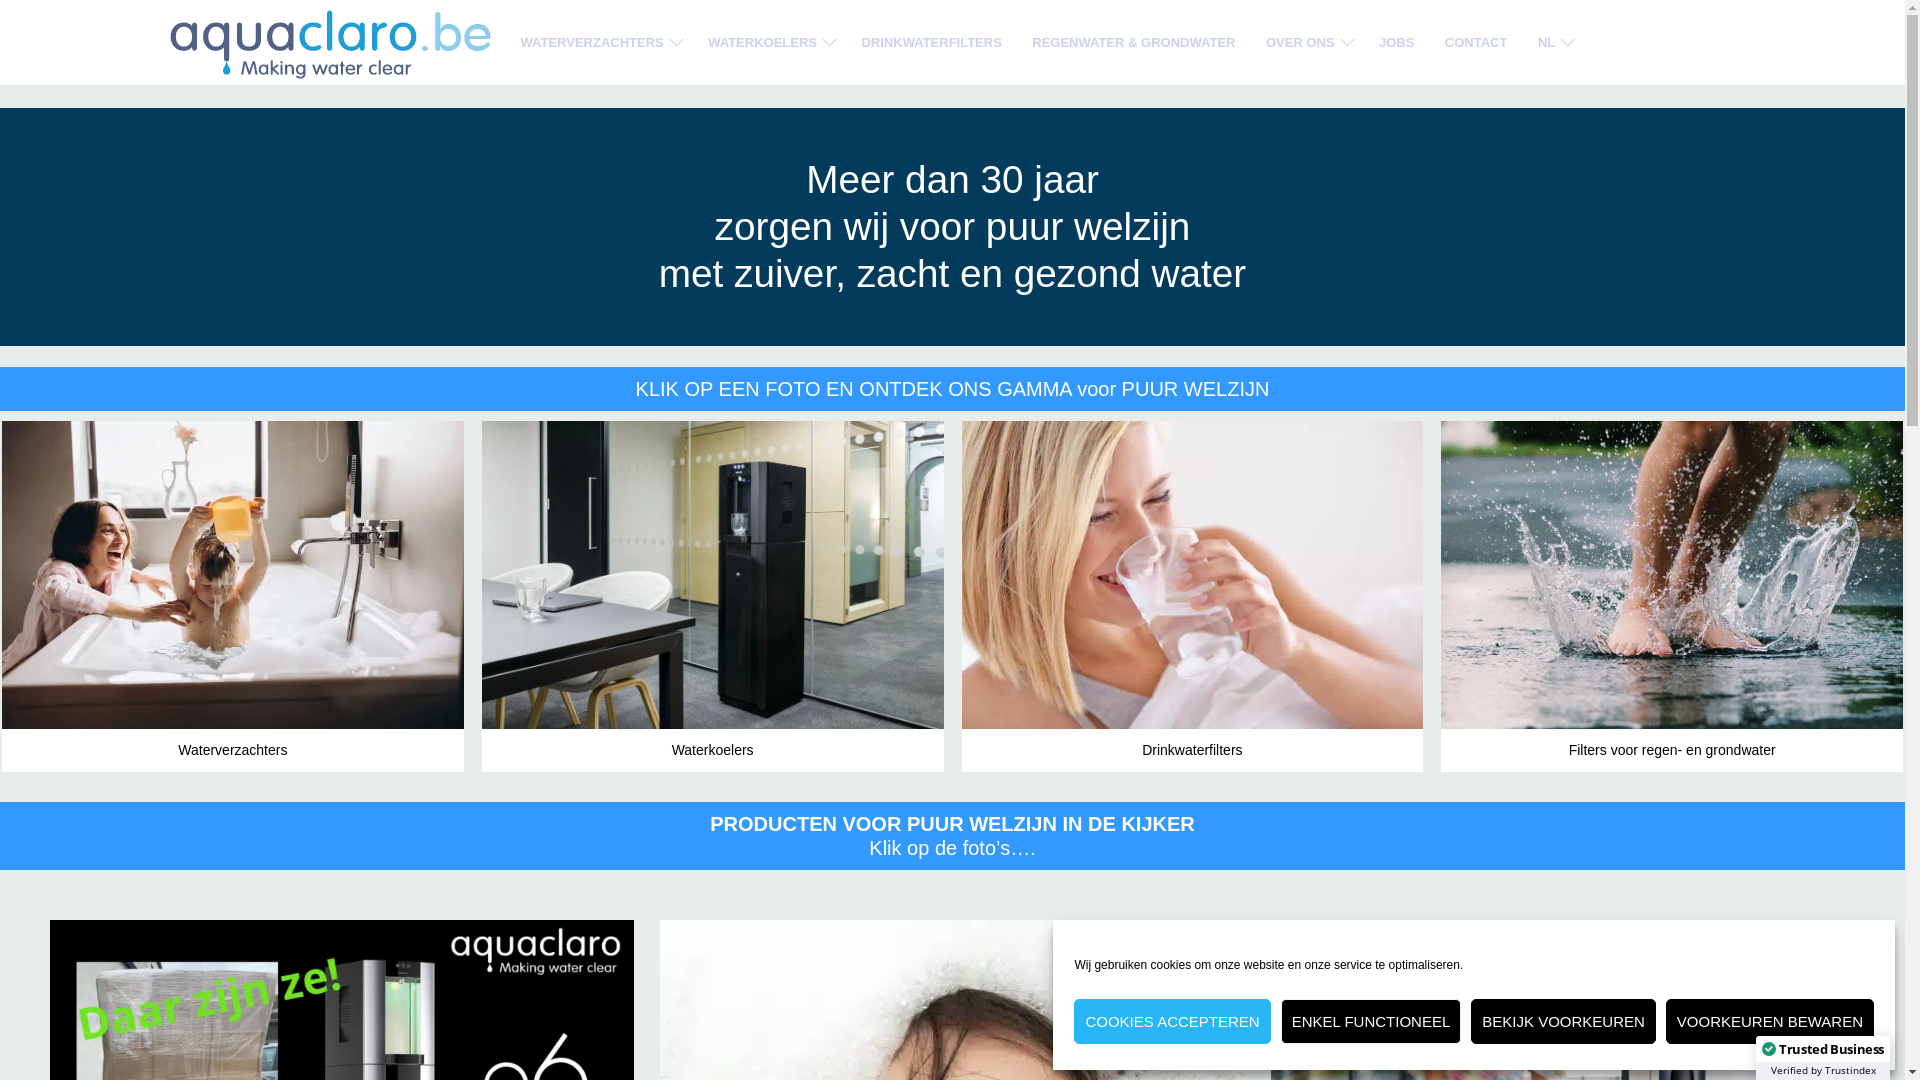  I want to click on 'ENKEL FUNCTIONEEL', so click(1370, 1021).